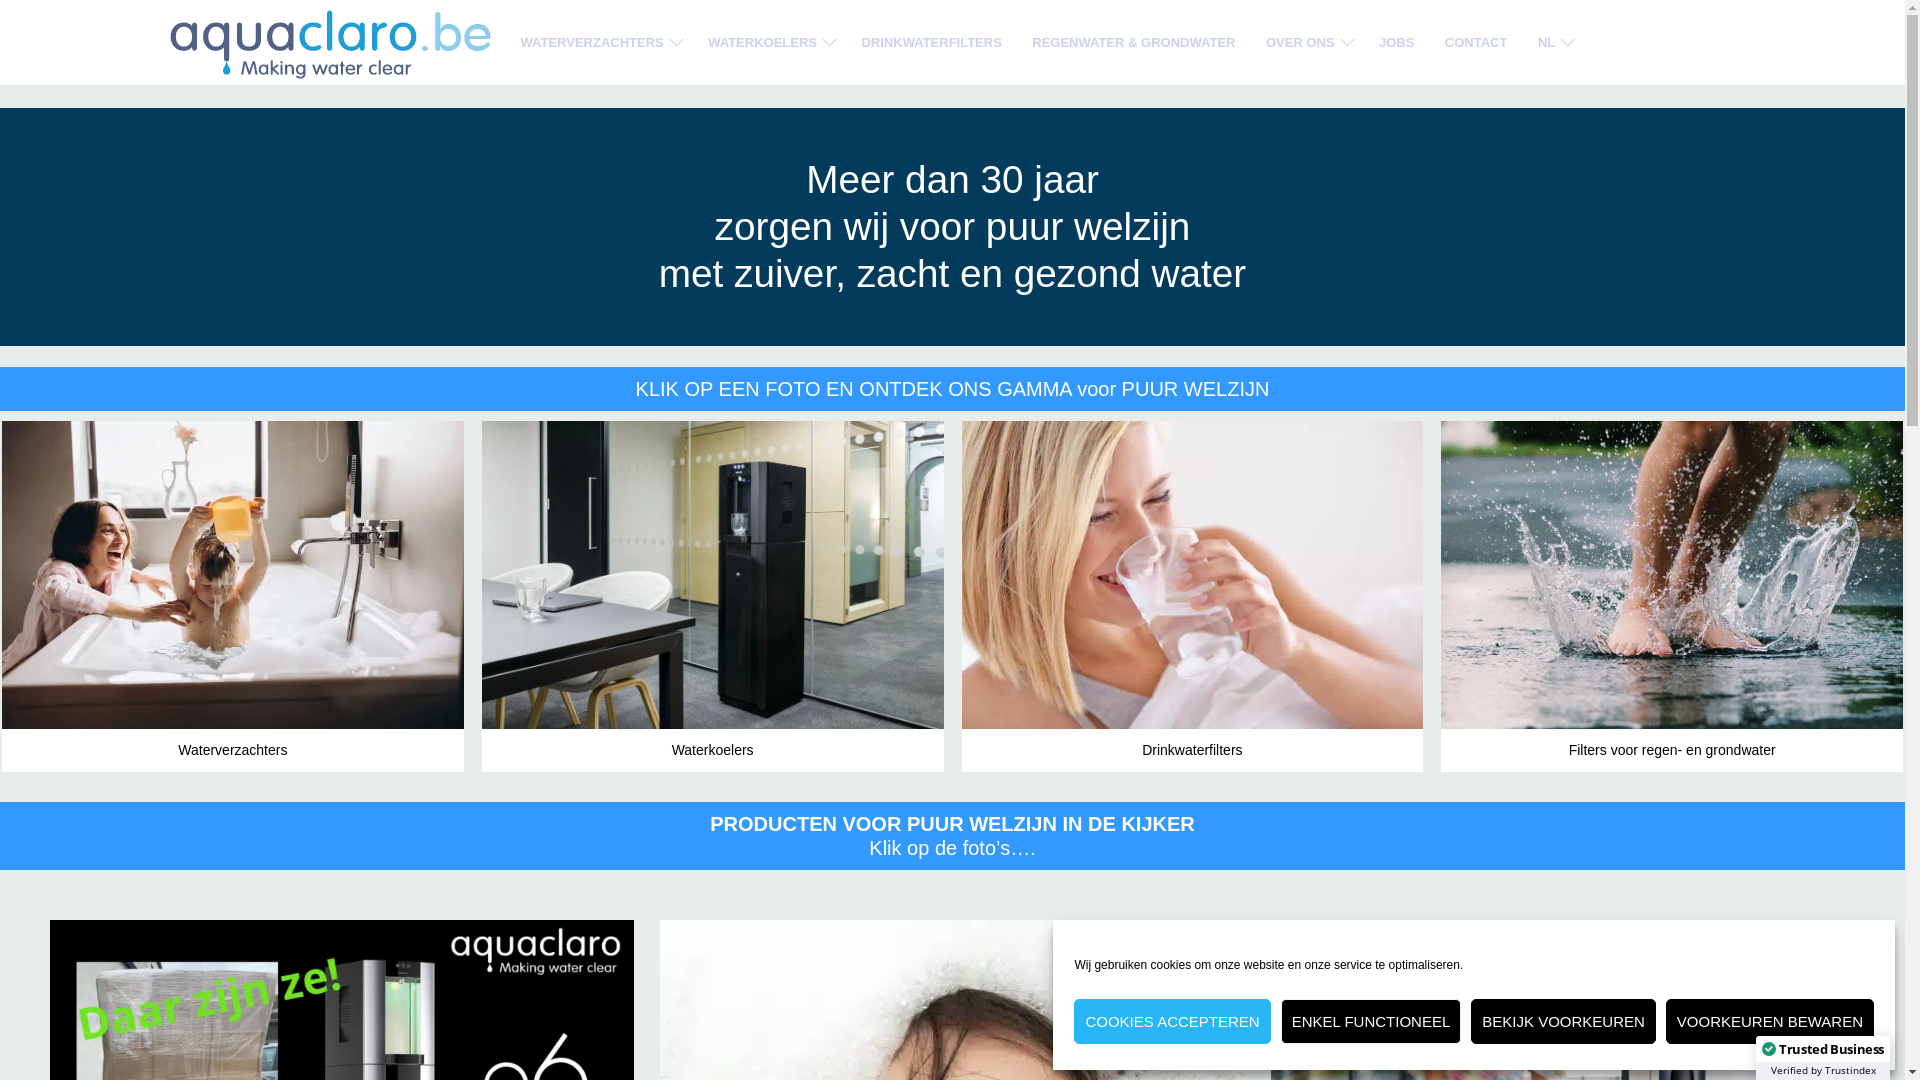  I want to click on 'ENKEL FUNCTIONEEL', so click(1370, 1021).